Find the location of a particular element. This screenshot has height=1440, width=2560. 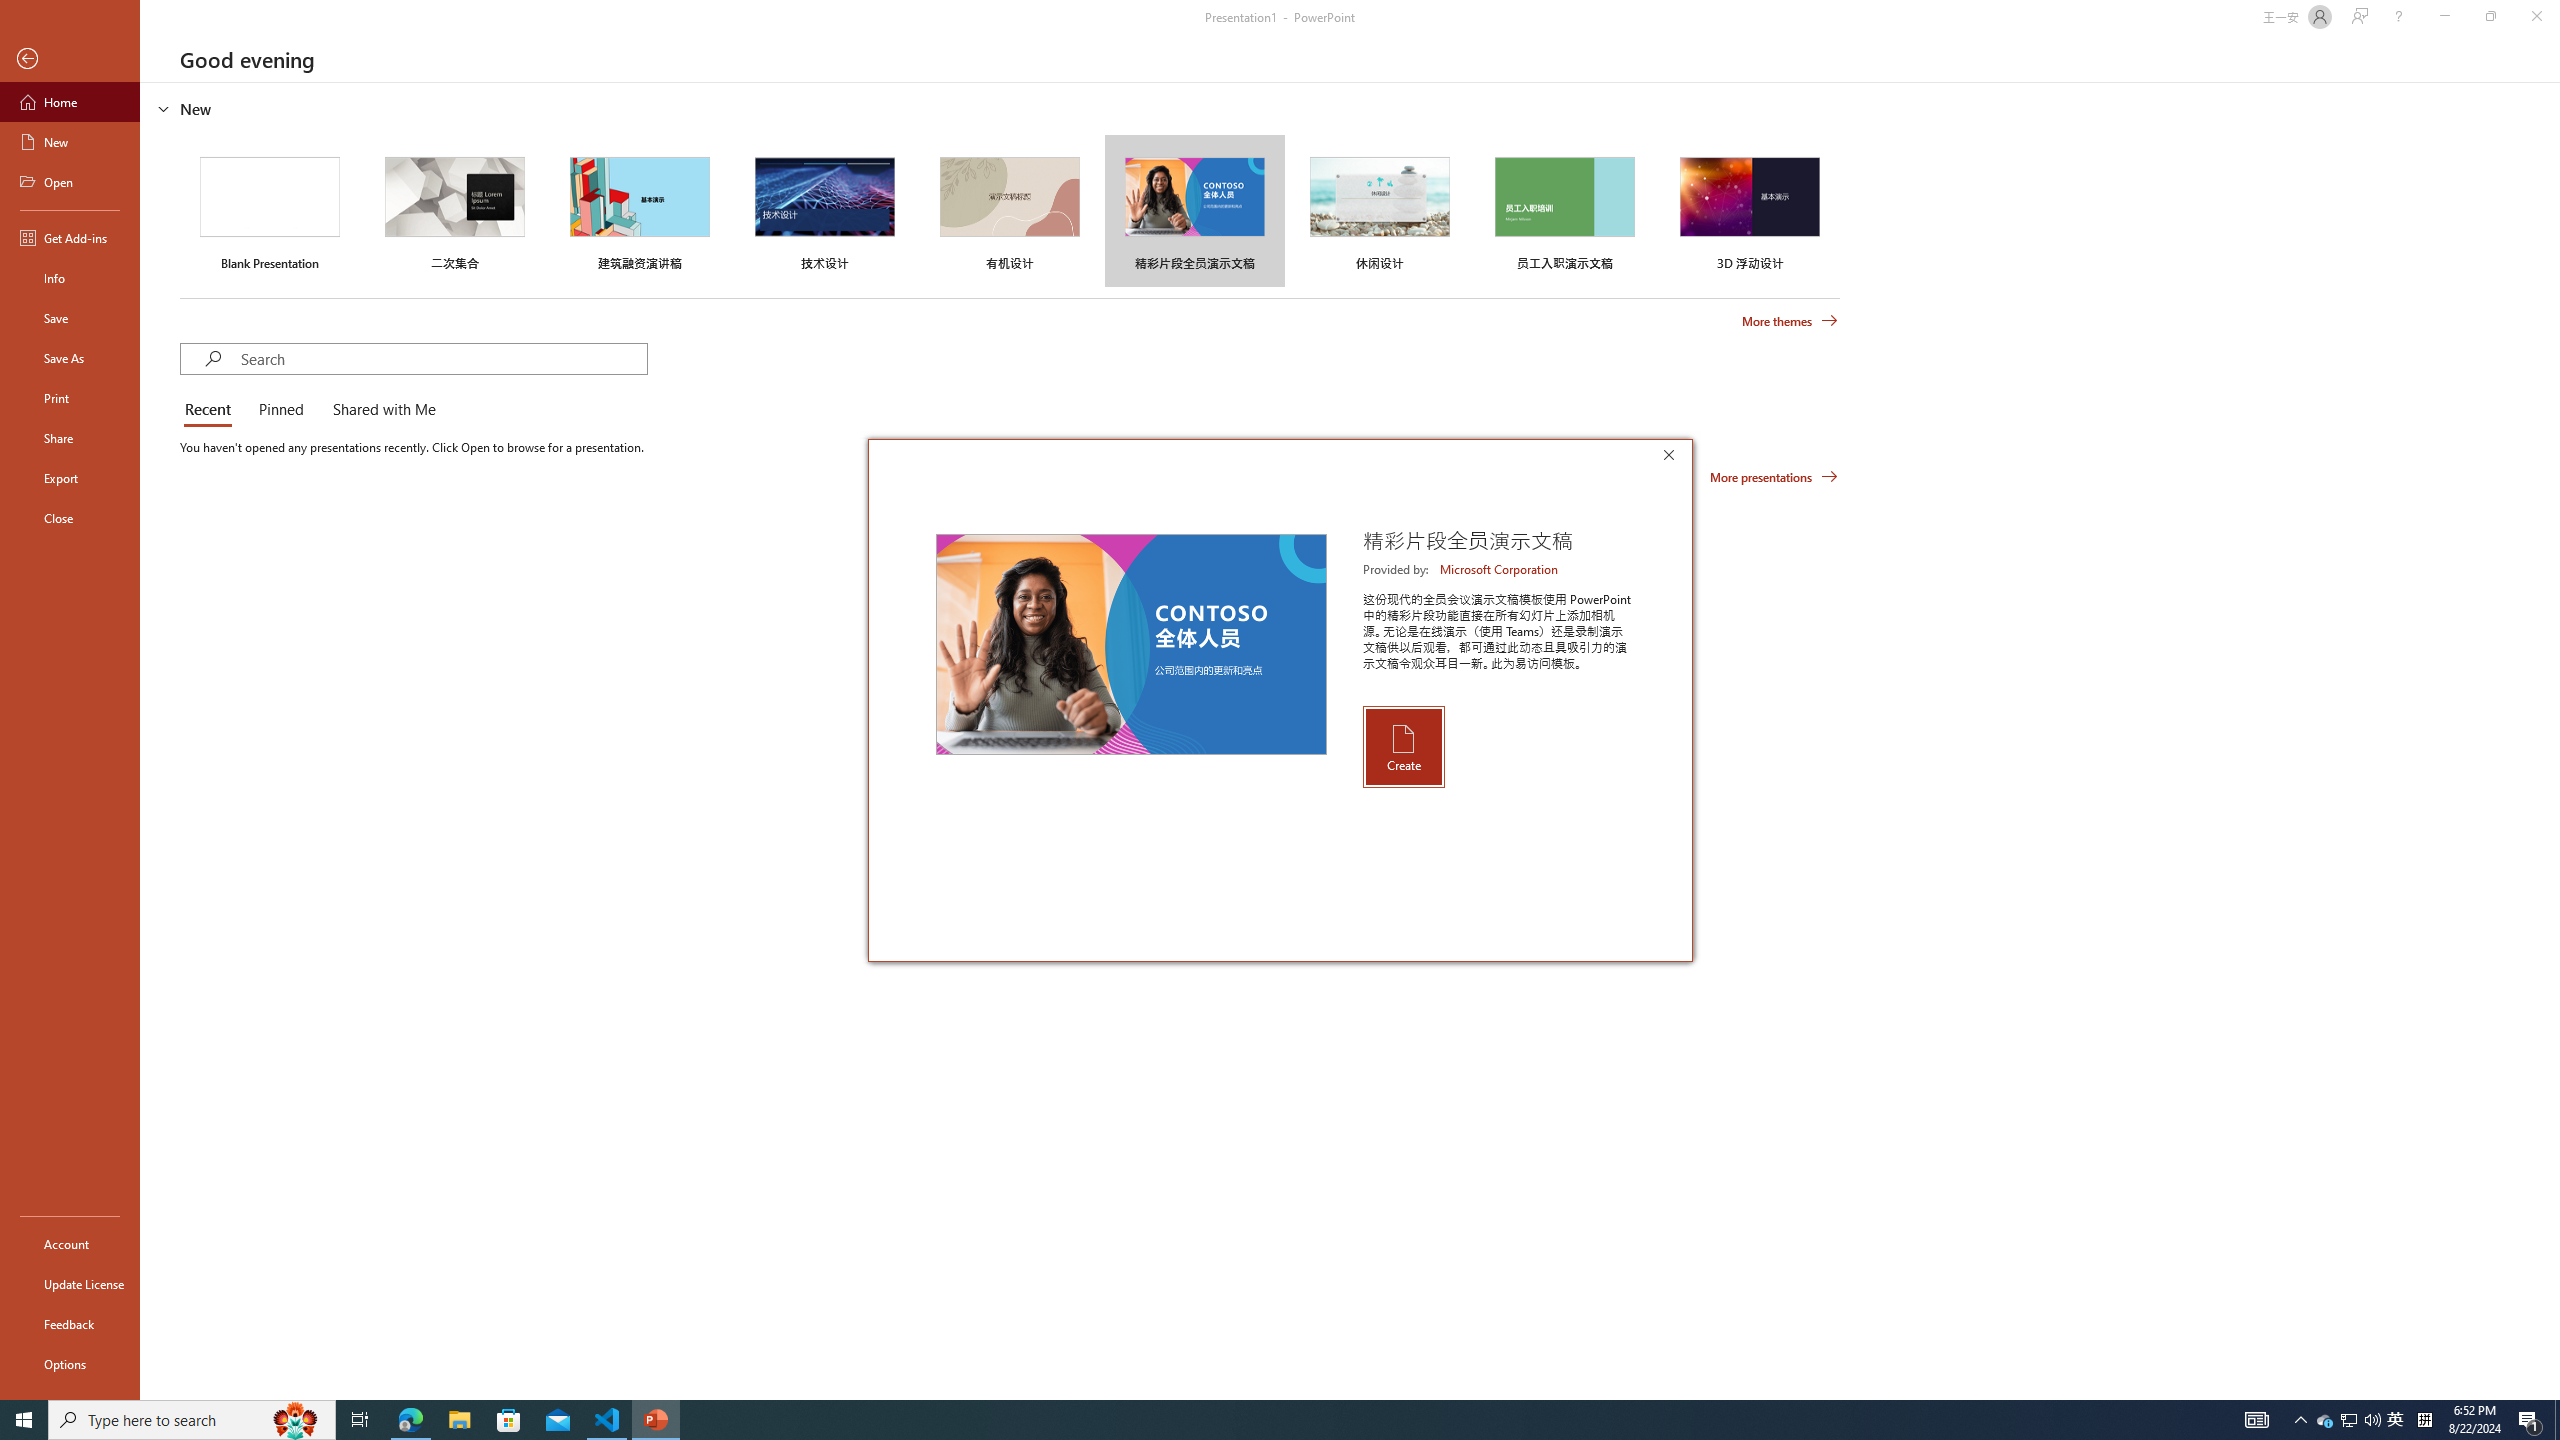

'Options' is located at coordinates (69, 1363).